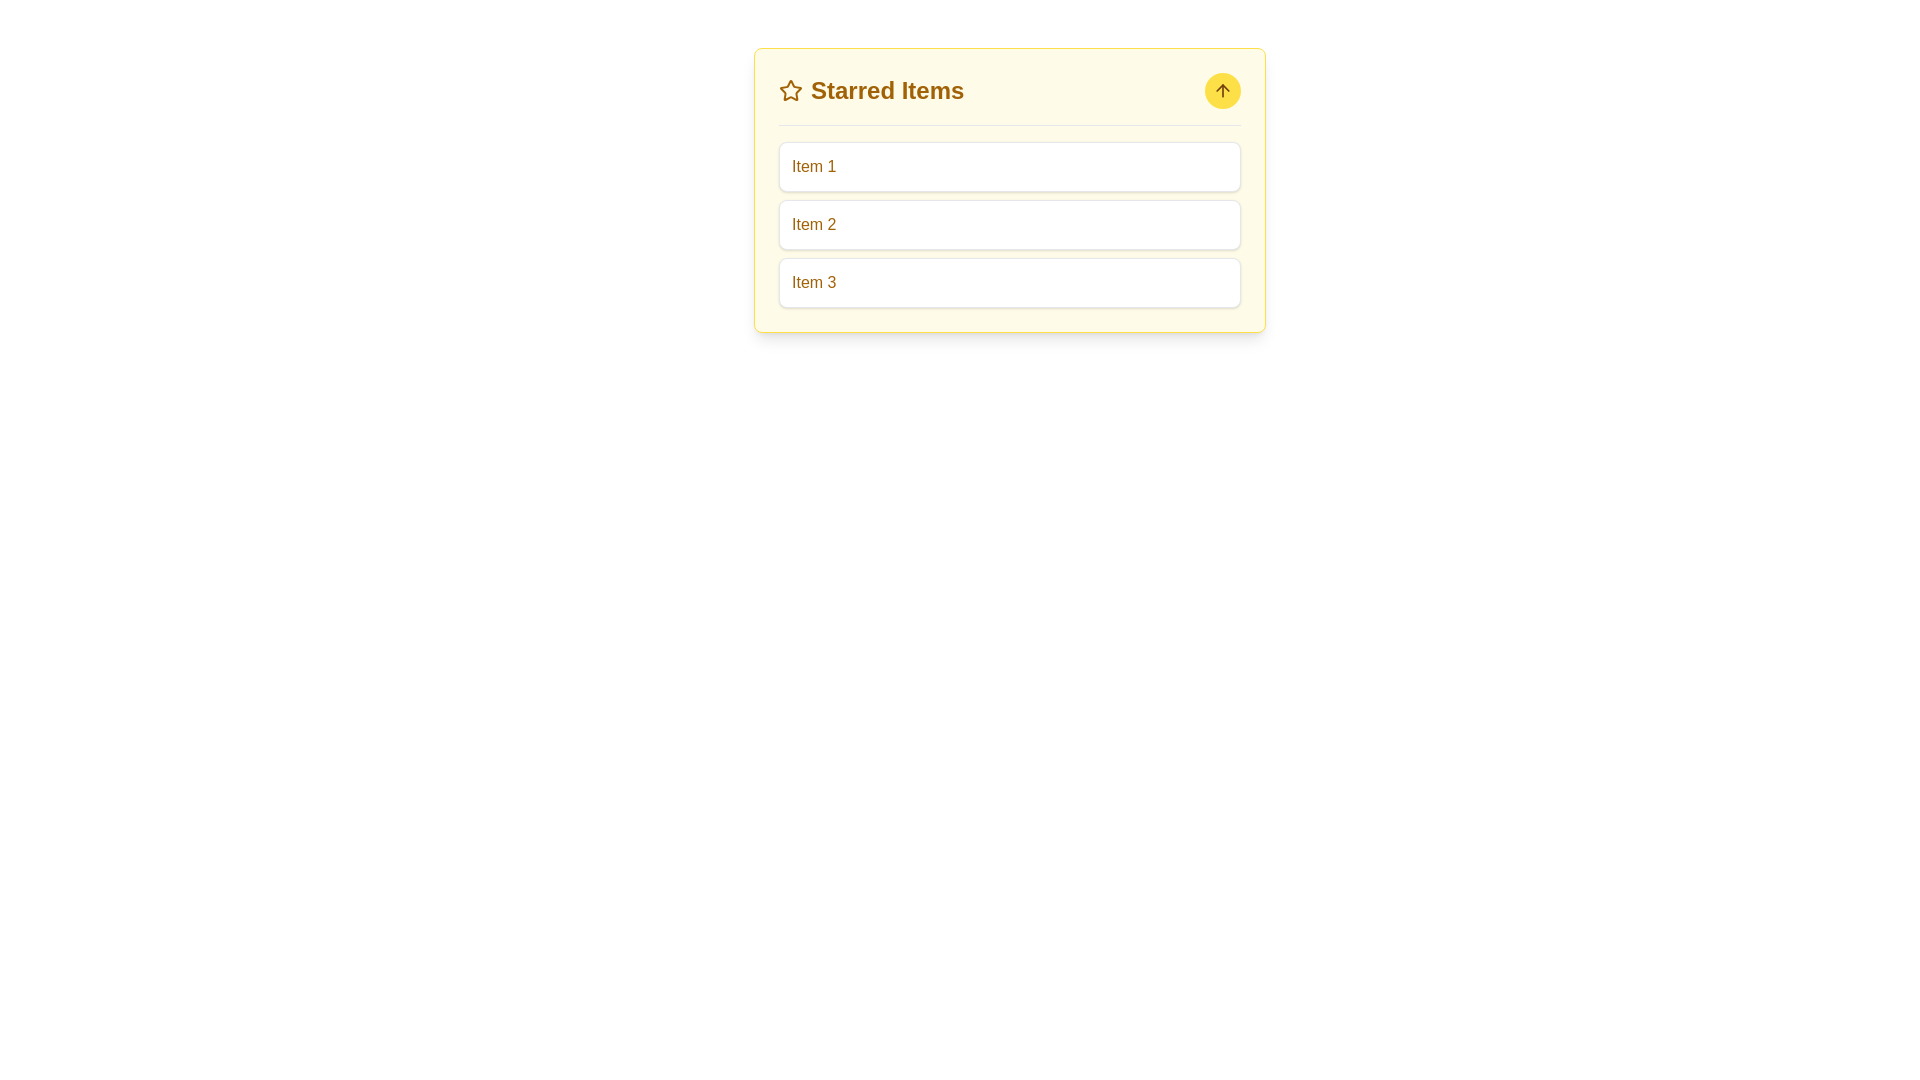  What do you see at coordinates (871, 91) in the screenshot?
I see `the section header indicating that the items listed below are marked as favorites or of high importance` at bounding box center [871, 91].